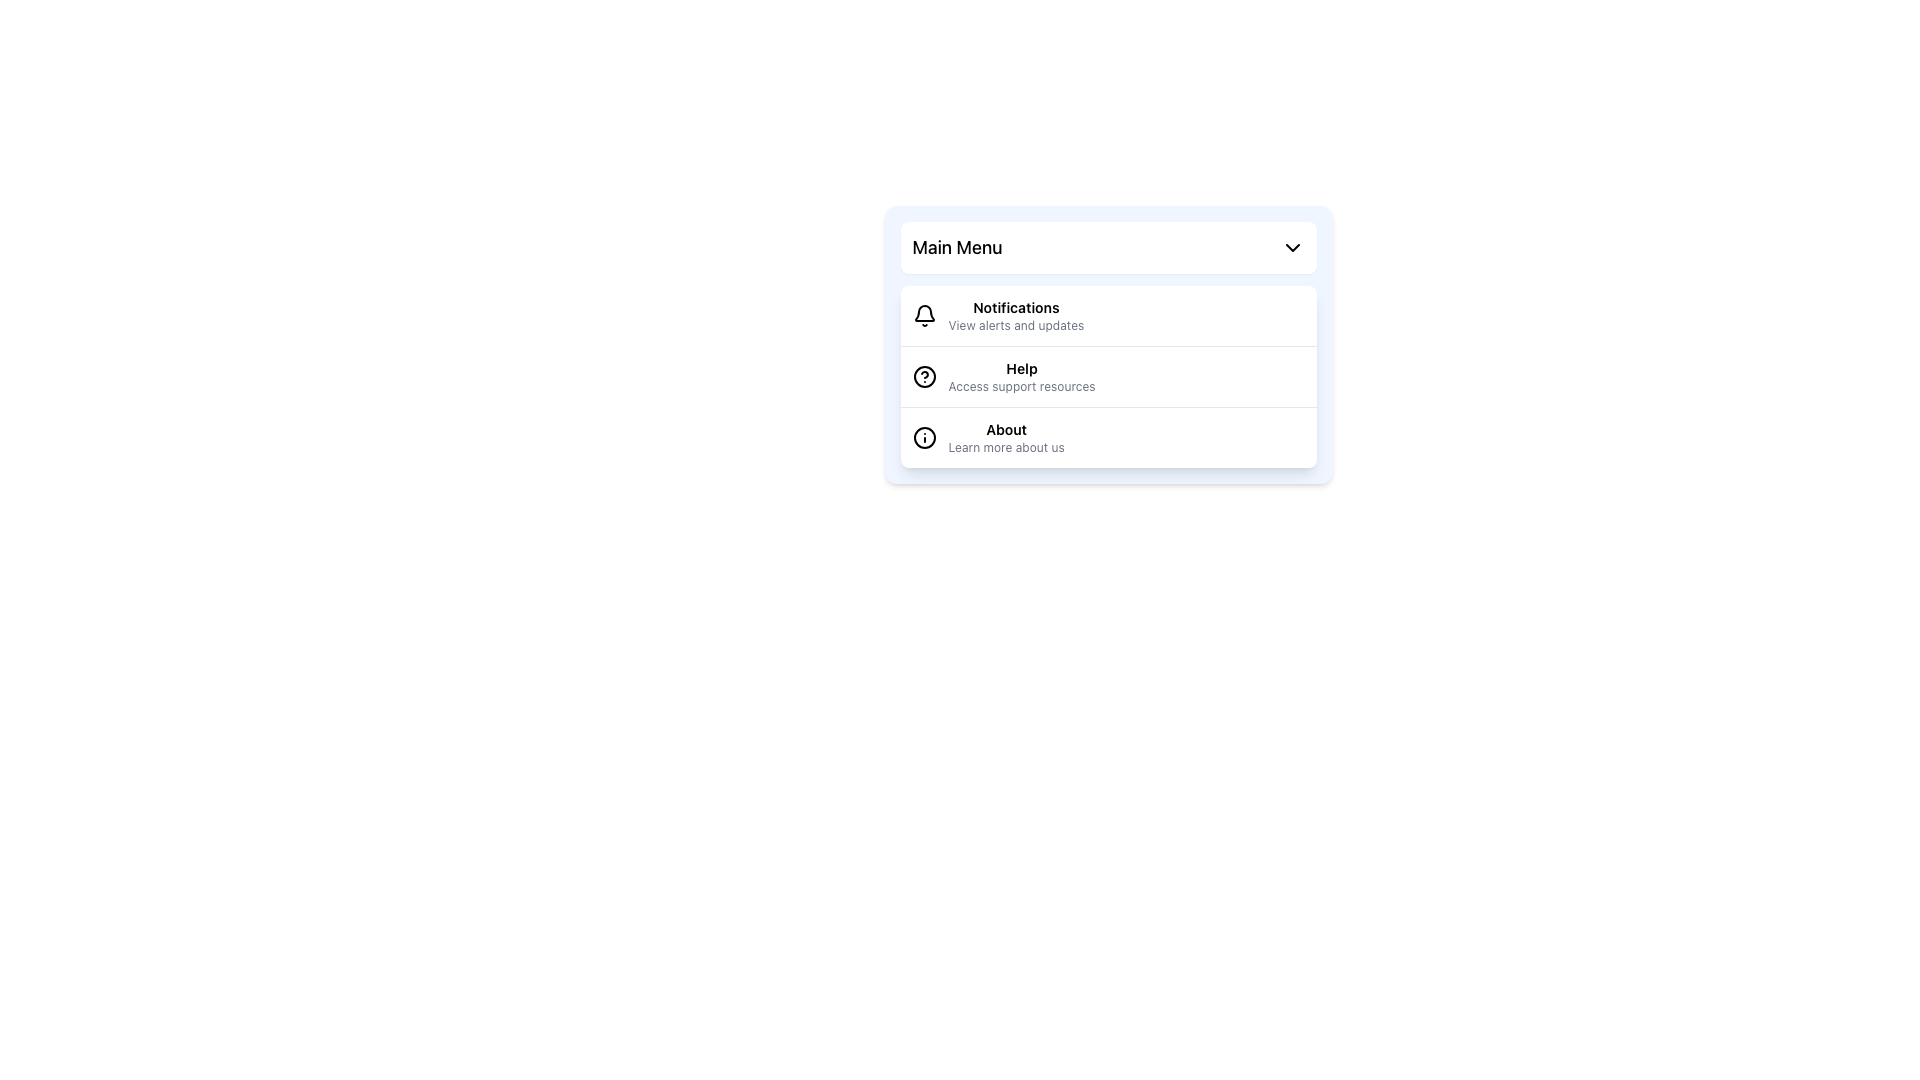 The width and height of the screenshot is (1920, 1080). What do you see at coordinates (1107, 315) in the screenshot?
I see `the 'Notifications' menu item in the dropdown list` at bounding box center [1107, 315].